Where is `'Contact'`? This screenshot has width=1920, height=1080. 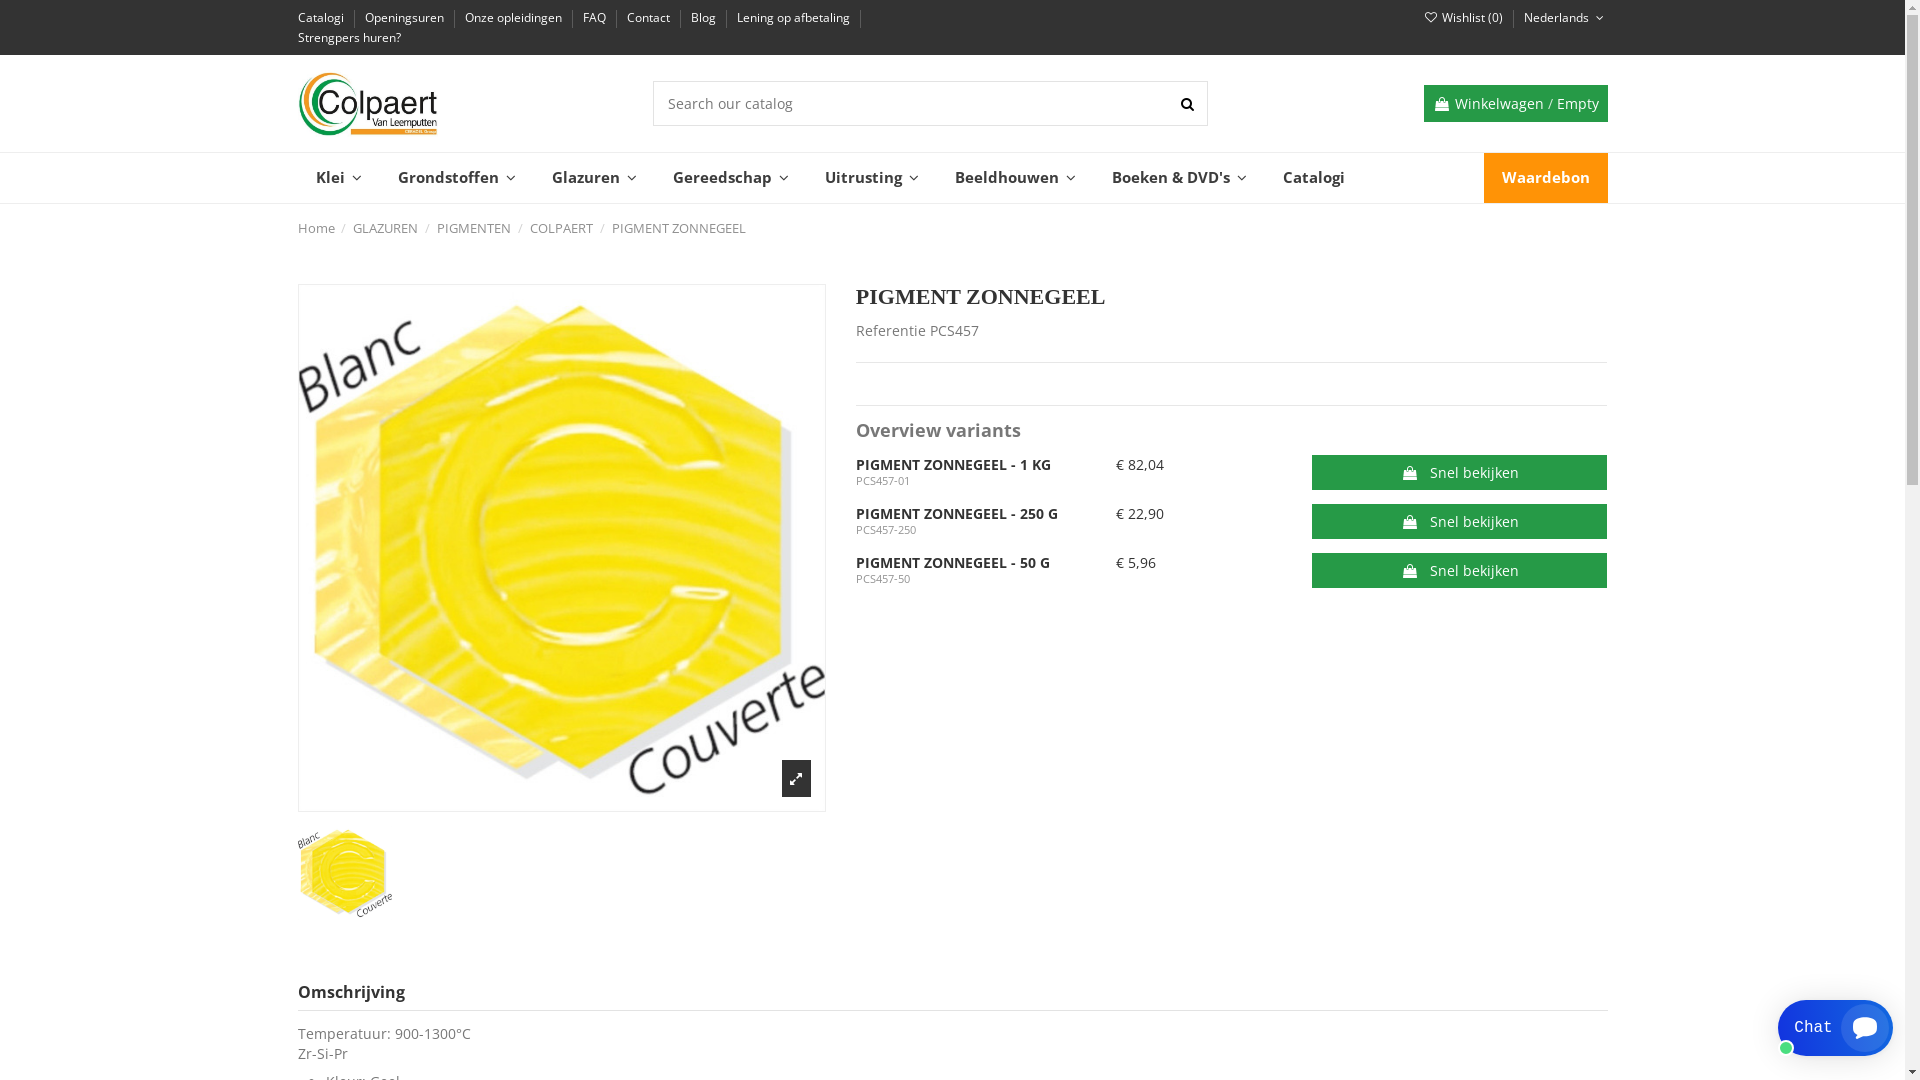 'Contact' is located at coordinates (648, 17).